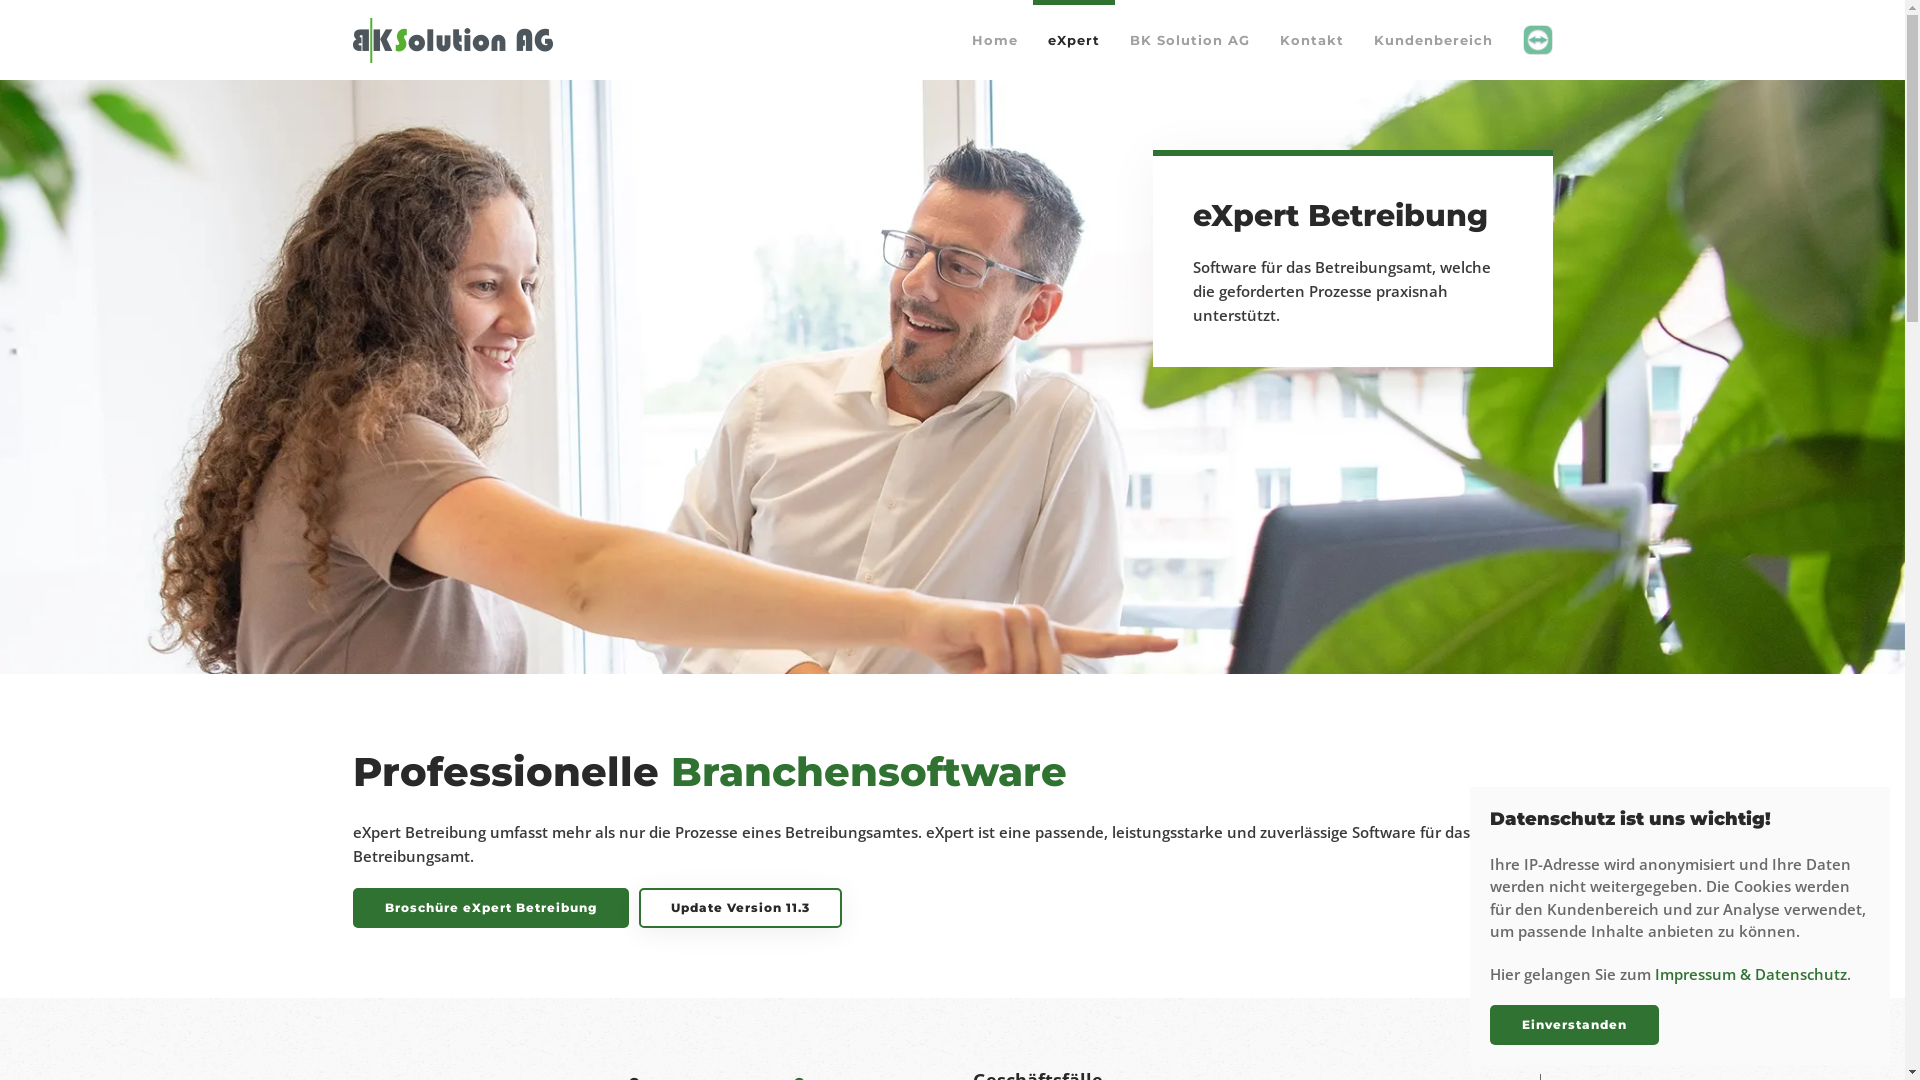 Image resolution: width=1920 pixels, height=1080 pixels. Describe the element at coordinates (1112, 39) in the screenshot. I see `'BK Solution AG'` at that location.